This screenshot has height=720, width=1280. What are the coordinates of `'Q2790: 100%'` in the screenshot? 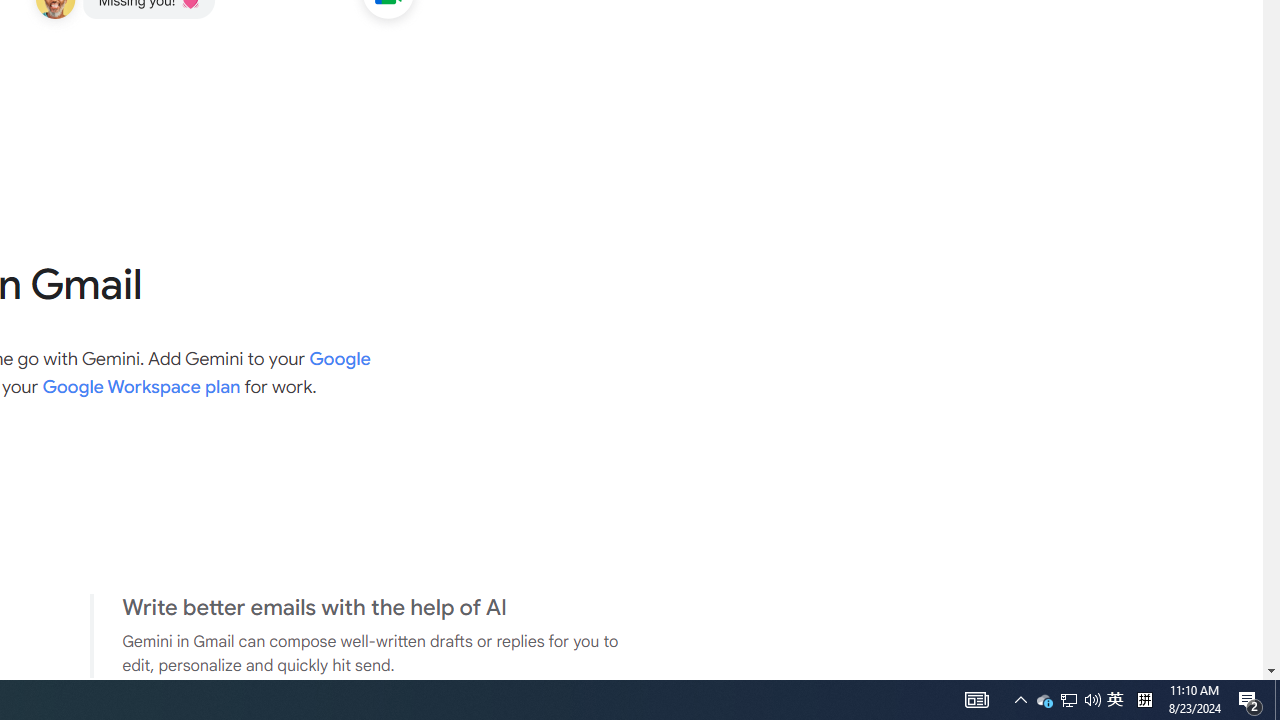 It's located at (1068, 698).